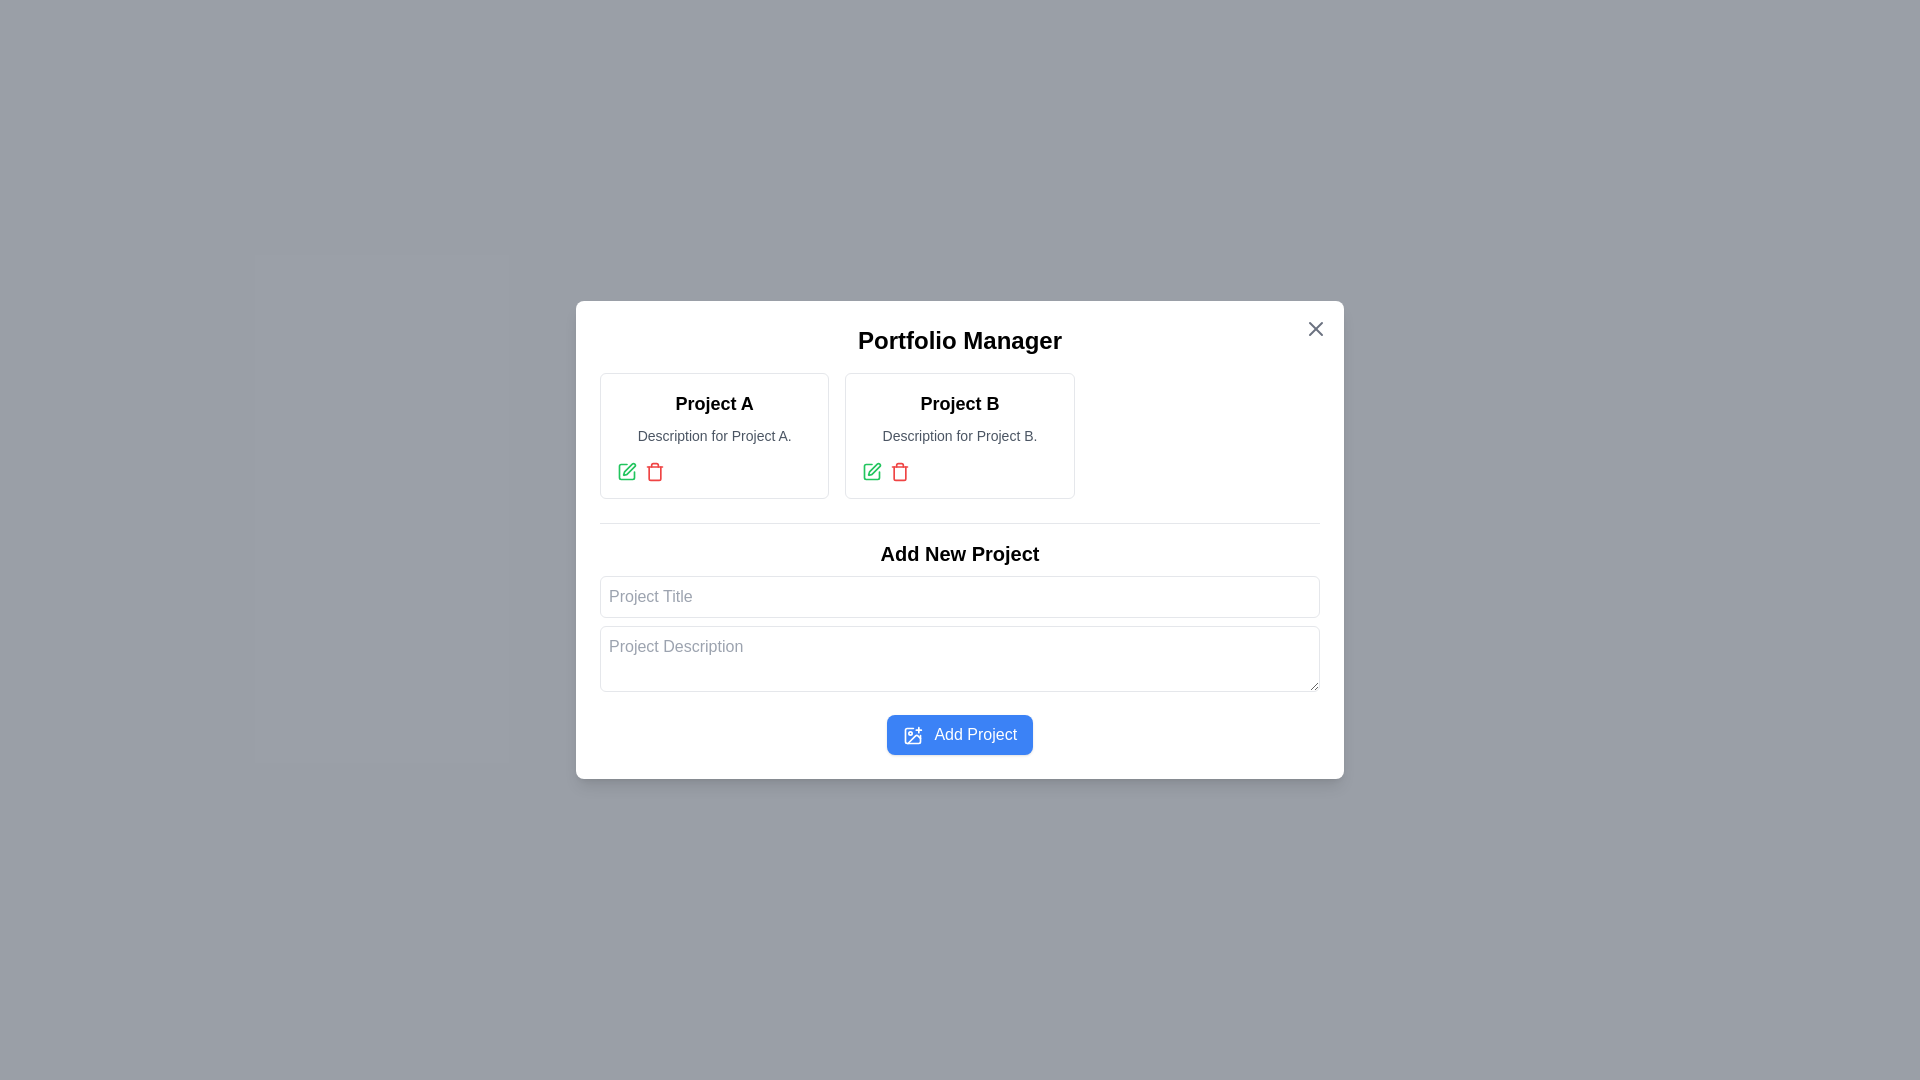 This screenshot has width=1920, height=1080. What do you see at coordinates (960, 554) in the screenshot?
I see `the text header displaying 'Add New Project', which is bold and centered in the layout` at bounding box center [960, 554].